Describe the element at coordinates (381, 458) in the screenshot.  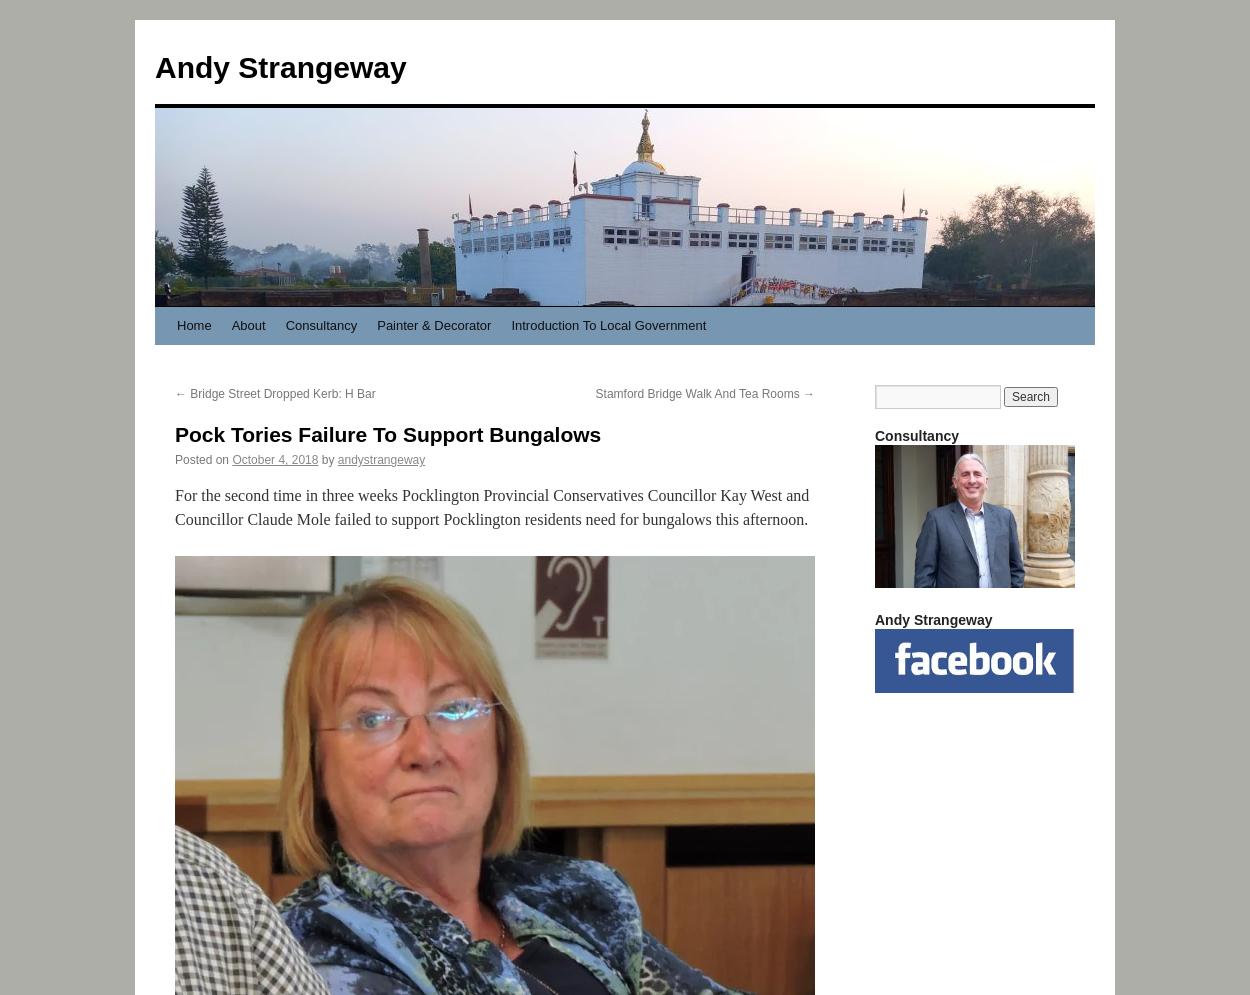
I see `'andystrangeway'` at that location.